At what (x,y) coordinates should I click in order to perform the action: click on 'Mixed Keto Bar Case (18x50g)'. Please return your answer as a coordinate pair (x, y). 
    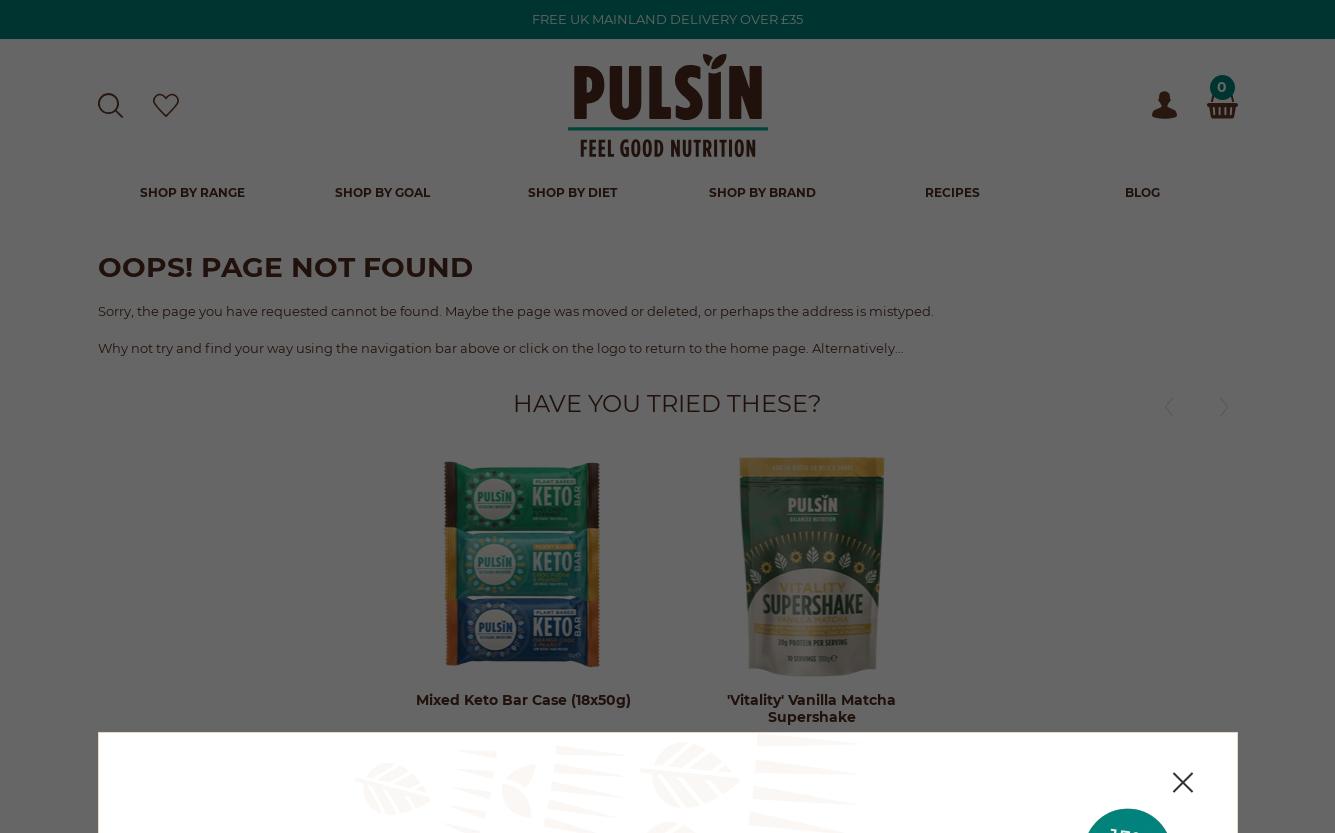
    Looking at the image, I should click on (521, 697).